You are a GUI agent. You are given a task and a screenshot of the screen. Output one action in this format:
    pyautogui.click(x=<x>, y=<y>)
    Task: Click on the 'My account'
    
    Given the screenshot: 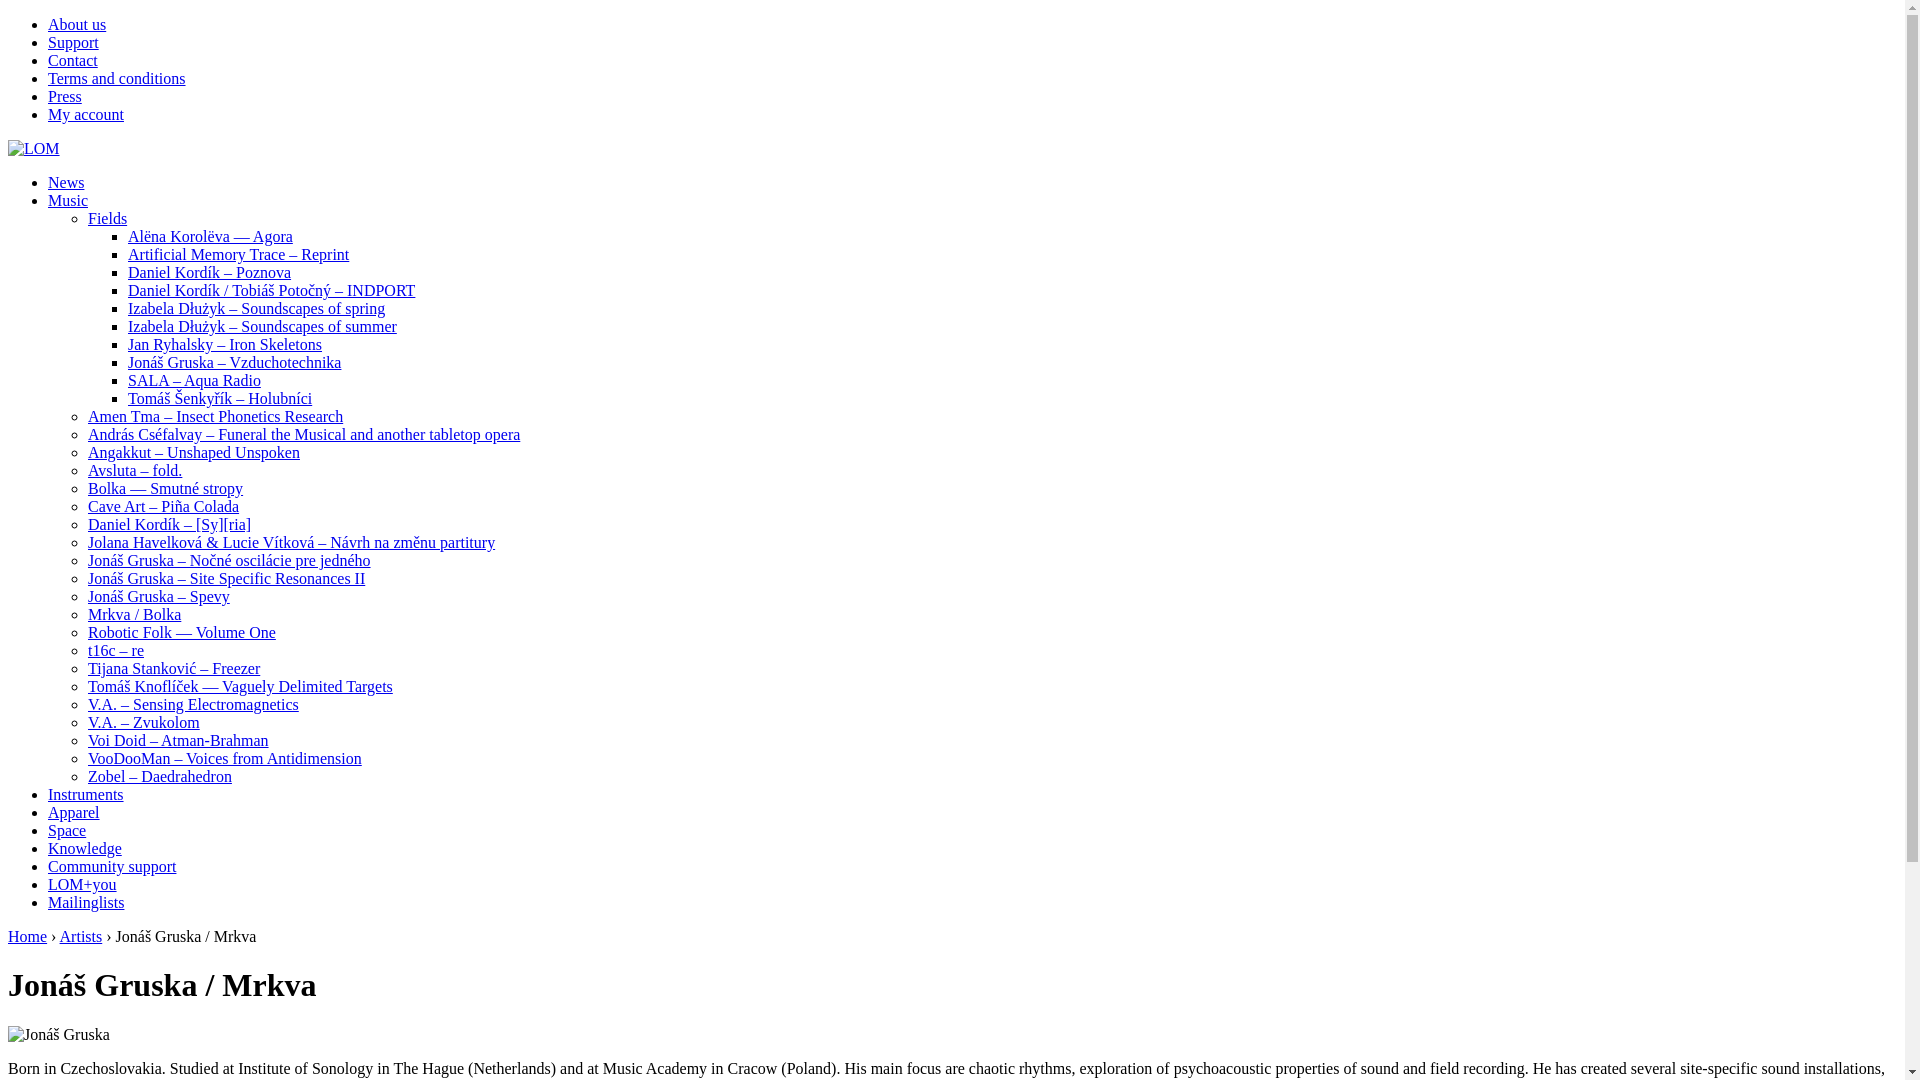 What is the action you would take?
    pyautogui.click(x=85, y=114)
    